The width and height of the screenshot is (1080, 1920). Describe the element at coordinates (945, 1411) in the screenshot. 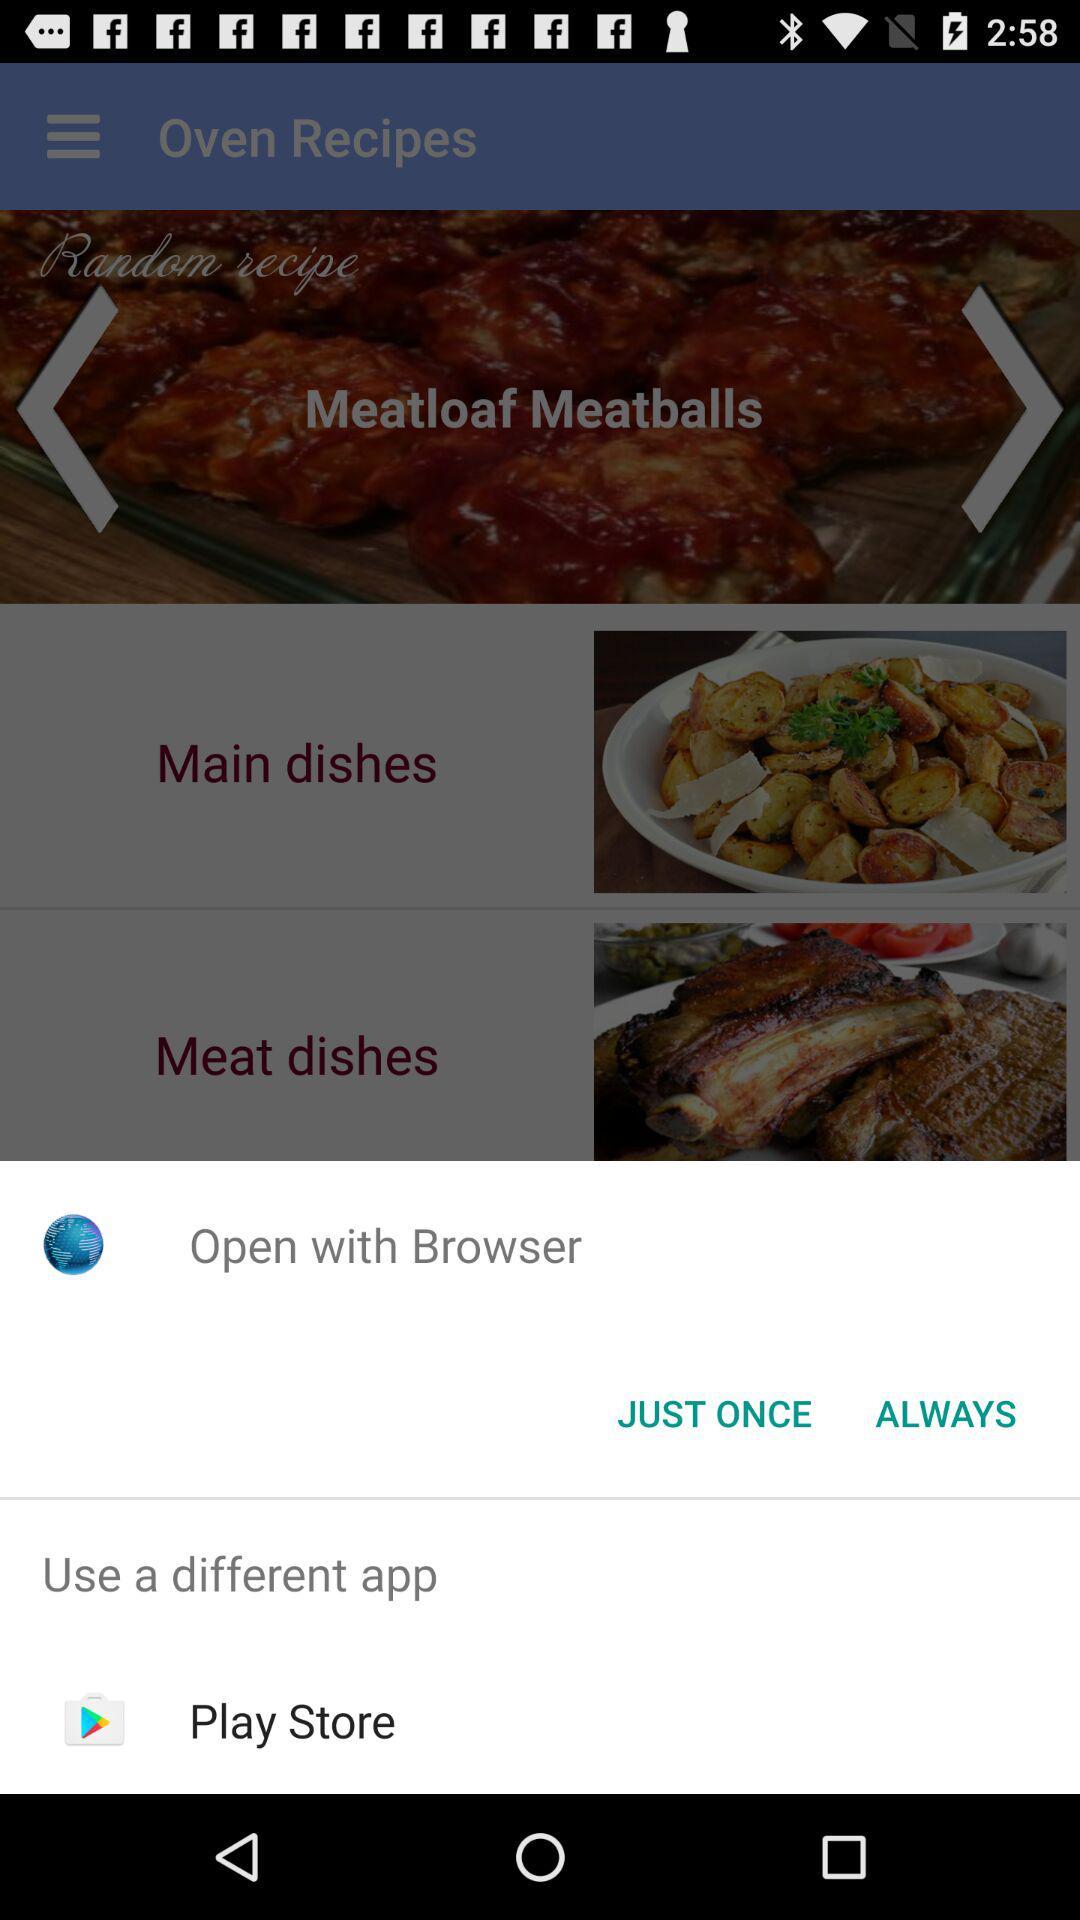

I see `app below the open with browser app` at that location.